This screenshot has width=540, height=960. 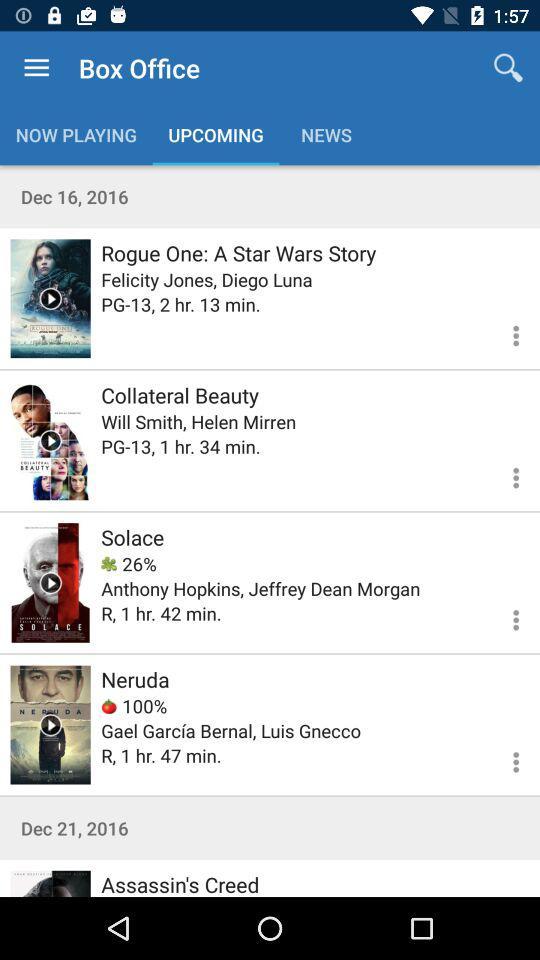 I want to click on solace clip, so click(x=50, y=582).